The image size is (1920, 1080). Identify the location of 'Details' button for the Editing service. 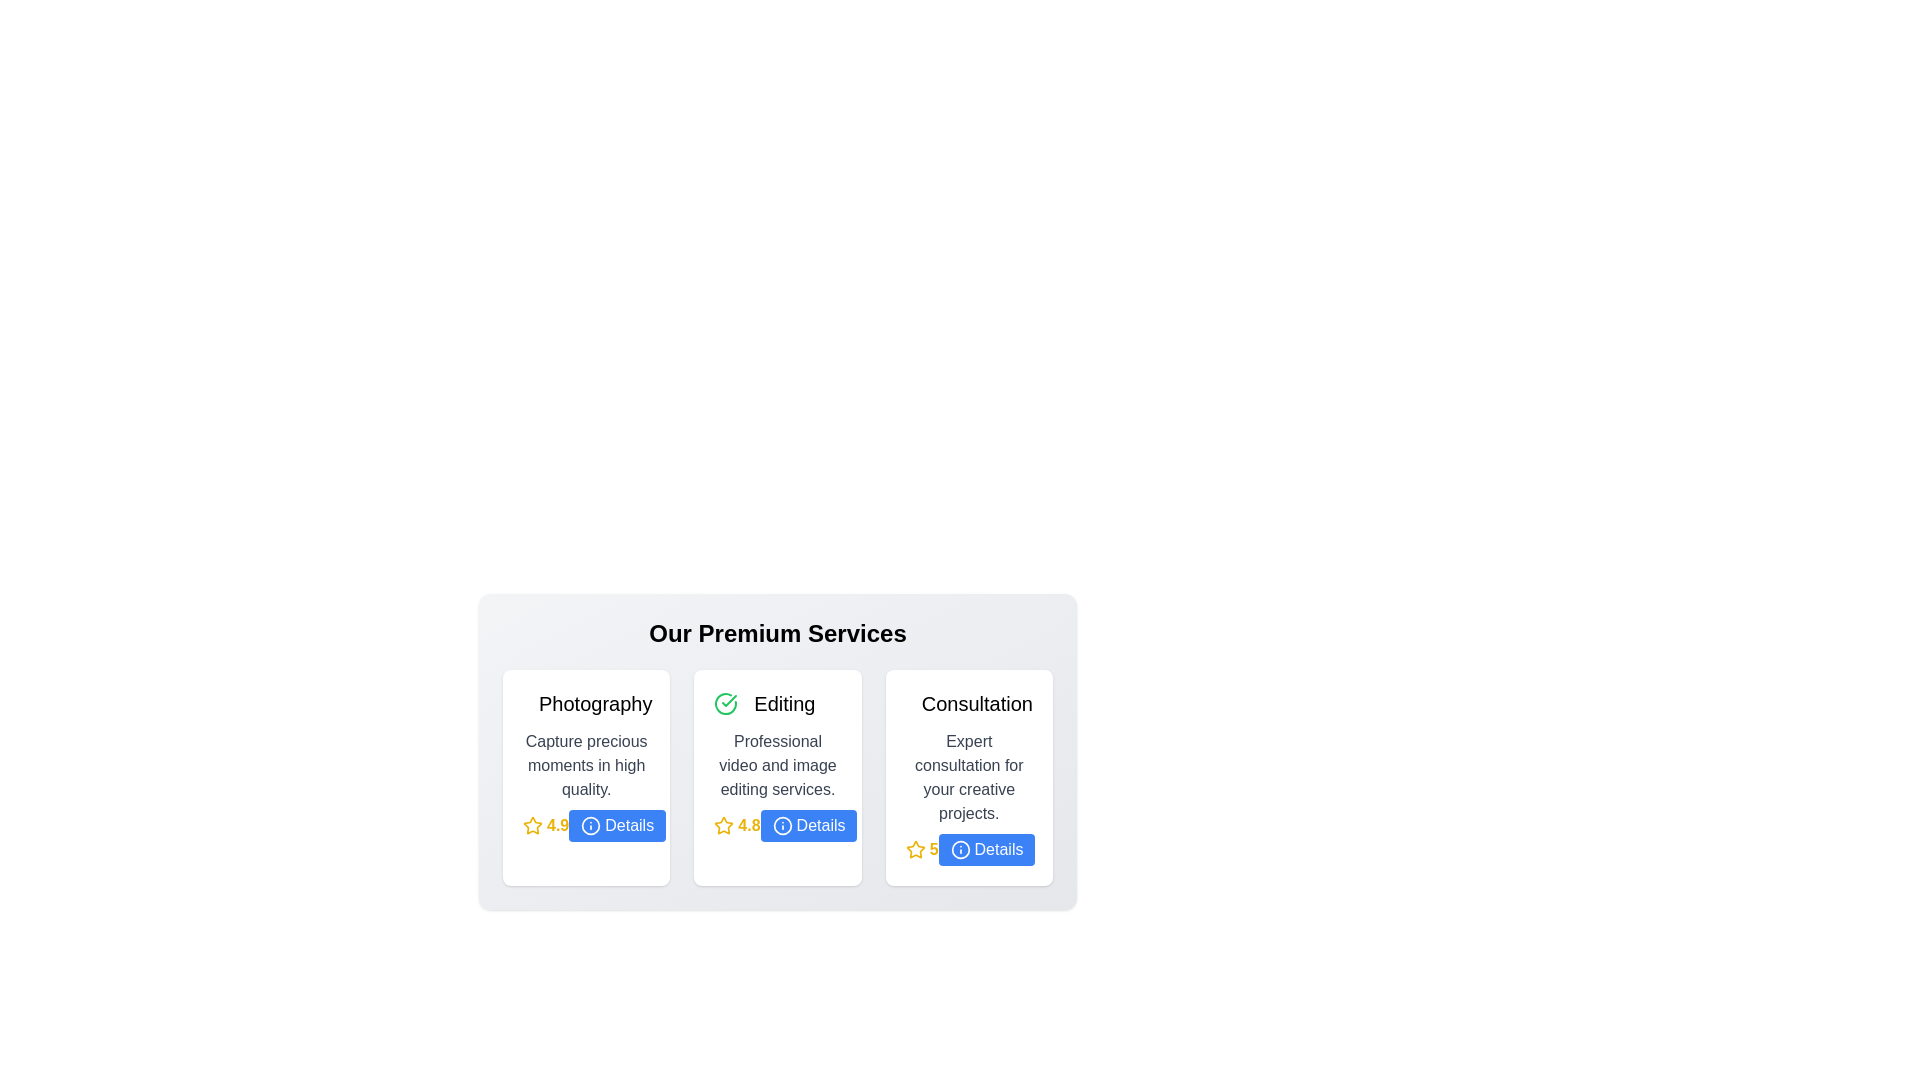
(809, 825).